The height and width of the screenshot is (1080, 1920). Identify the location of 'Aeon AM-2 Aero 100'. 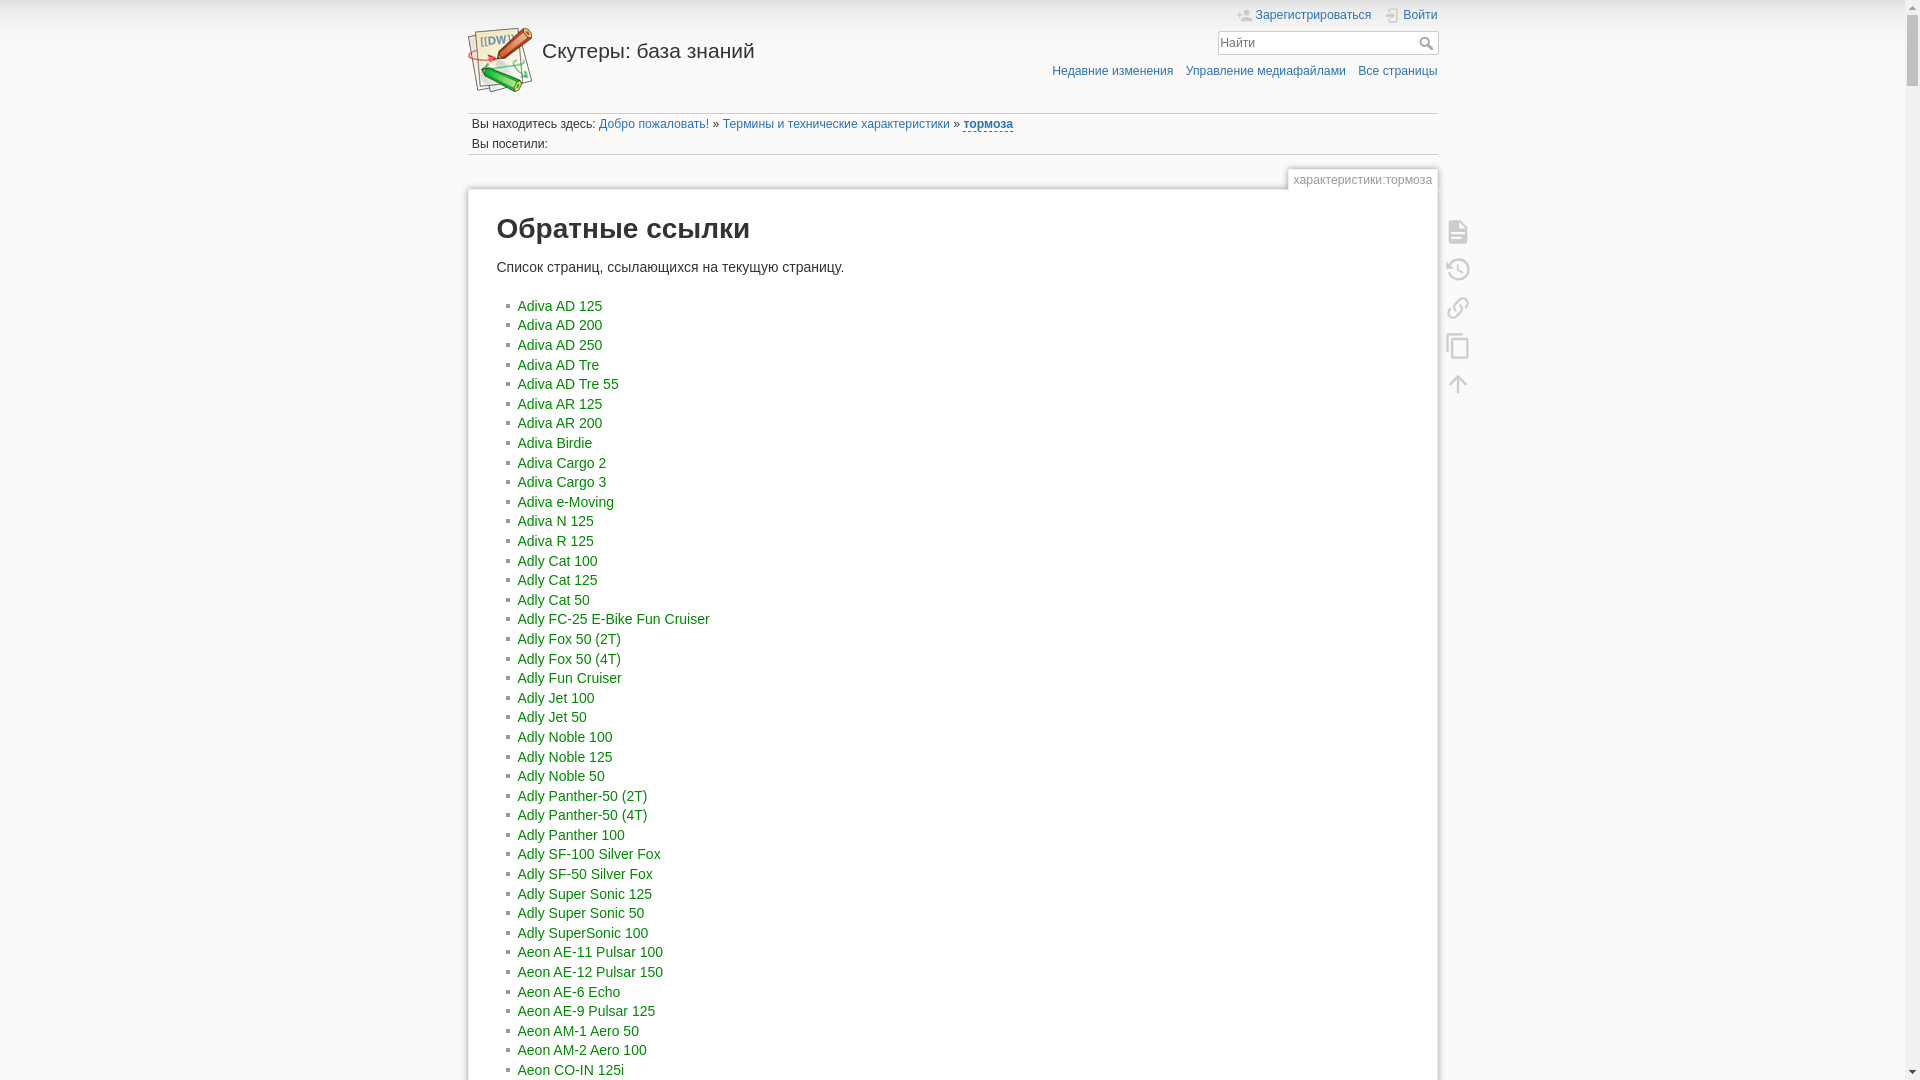
(518, 1048).